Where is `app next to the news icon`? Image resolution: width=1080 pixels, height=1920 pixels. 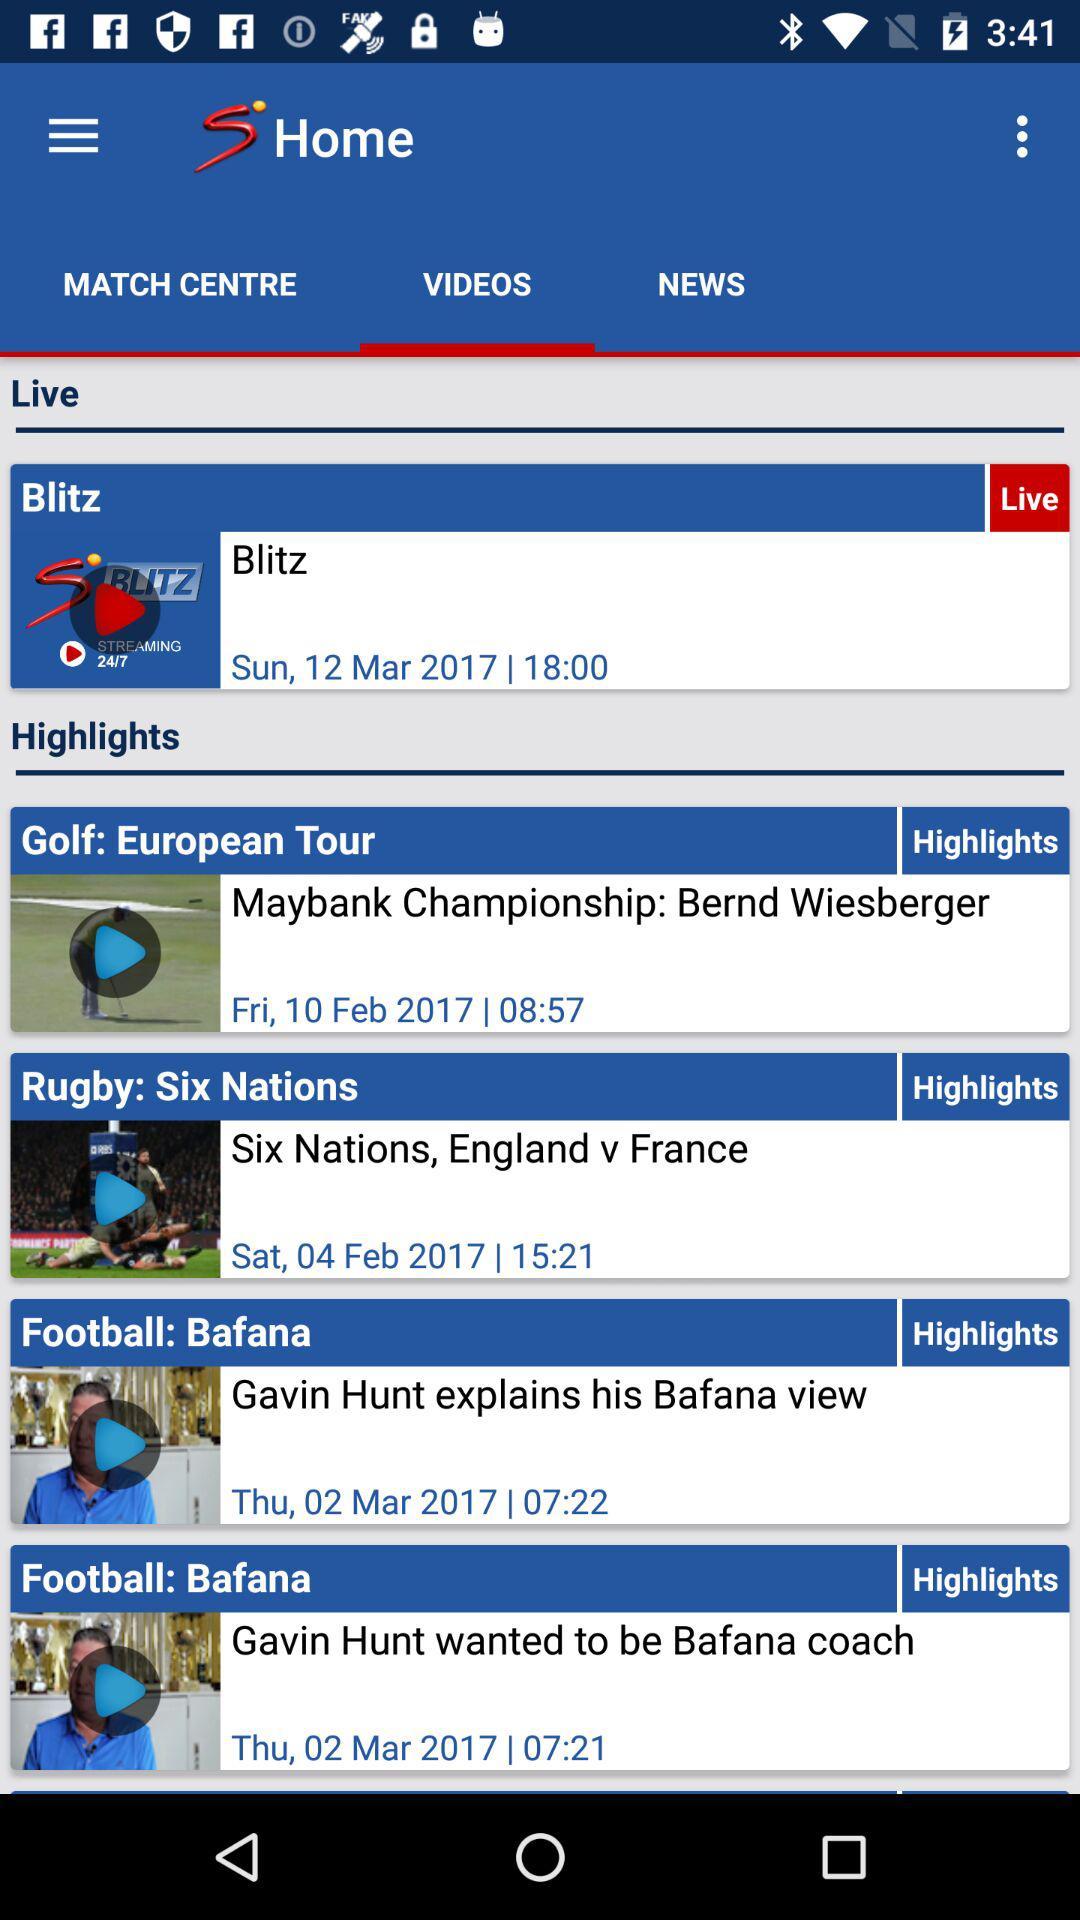 app next to the news icon is located at coordinates (477, 282).